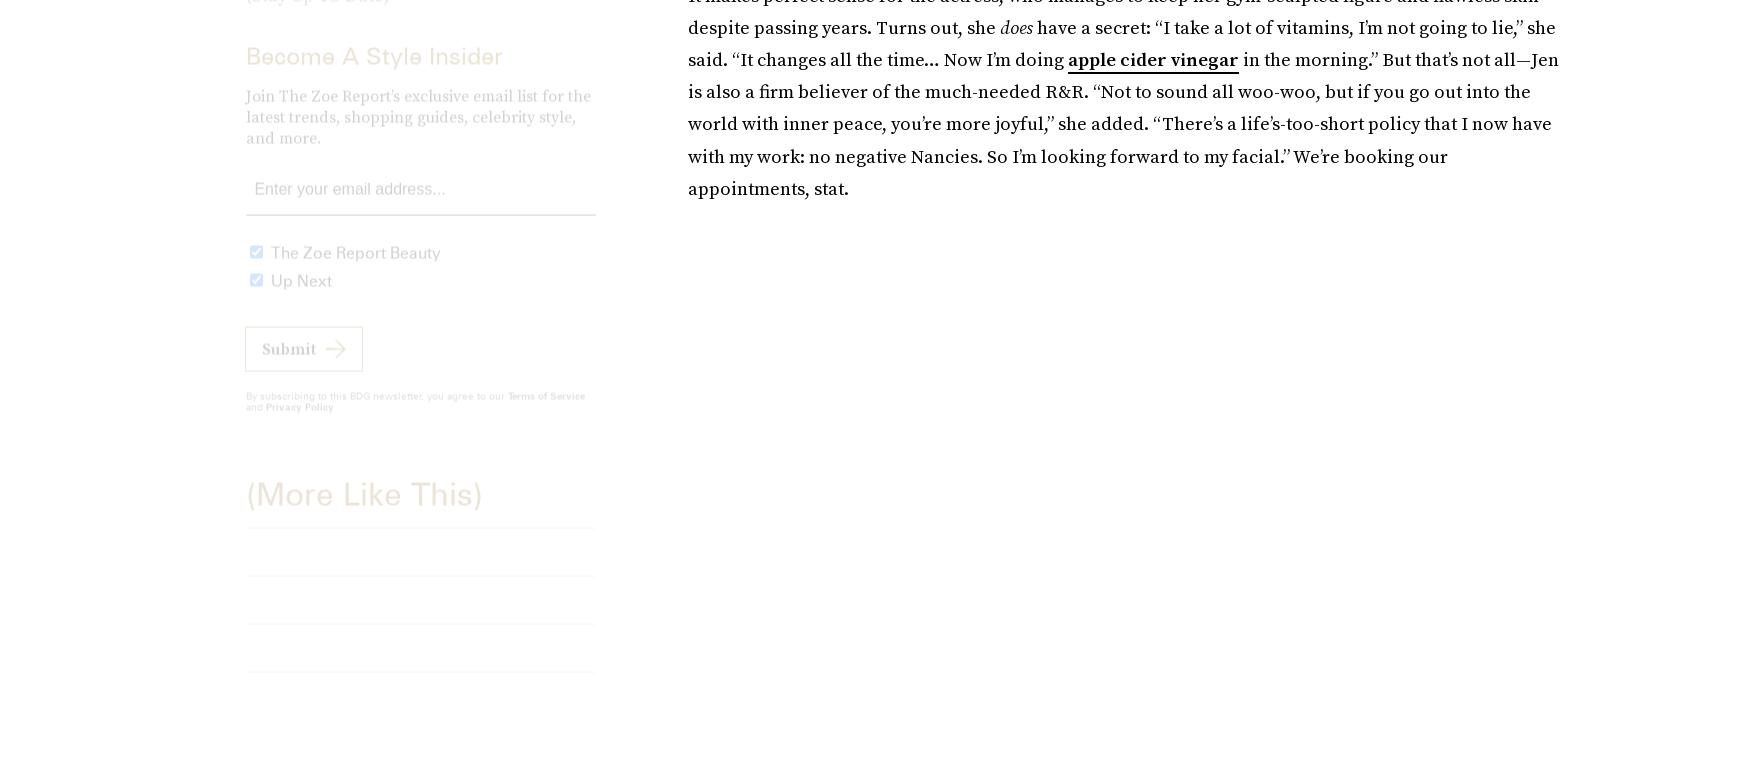  What do you see at coordinates (265, 421) in the screenshot?
I see `'Privacy Policy'` at bounding box center [265, 421].